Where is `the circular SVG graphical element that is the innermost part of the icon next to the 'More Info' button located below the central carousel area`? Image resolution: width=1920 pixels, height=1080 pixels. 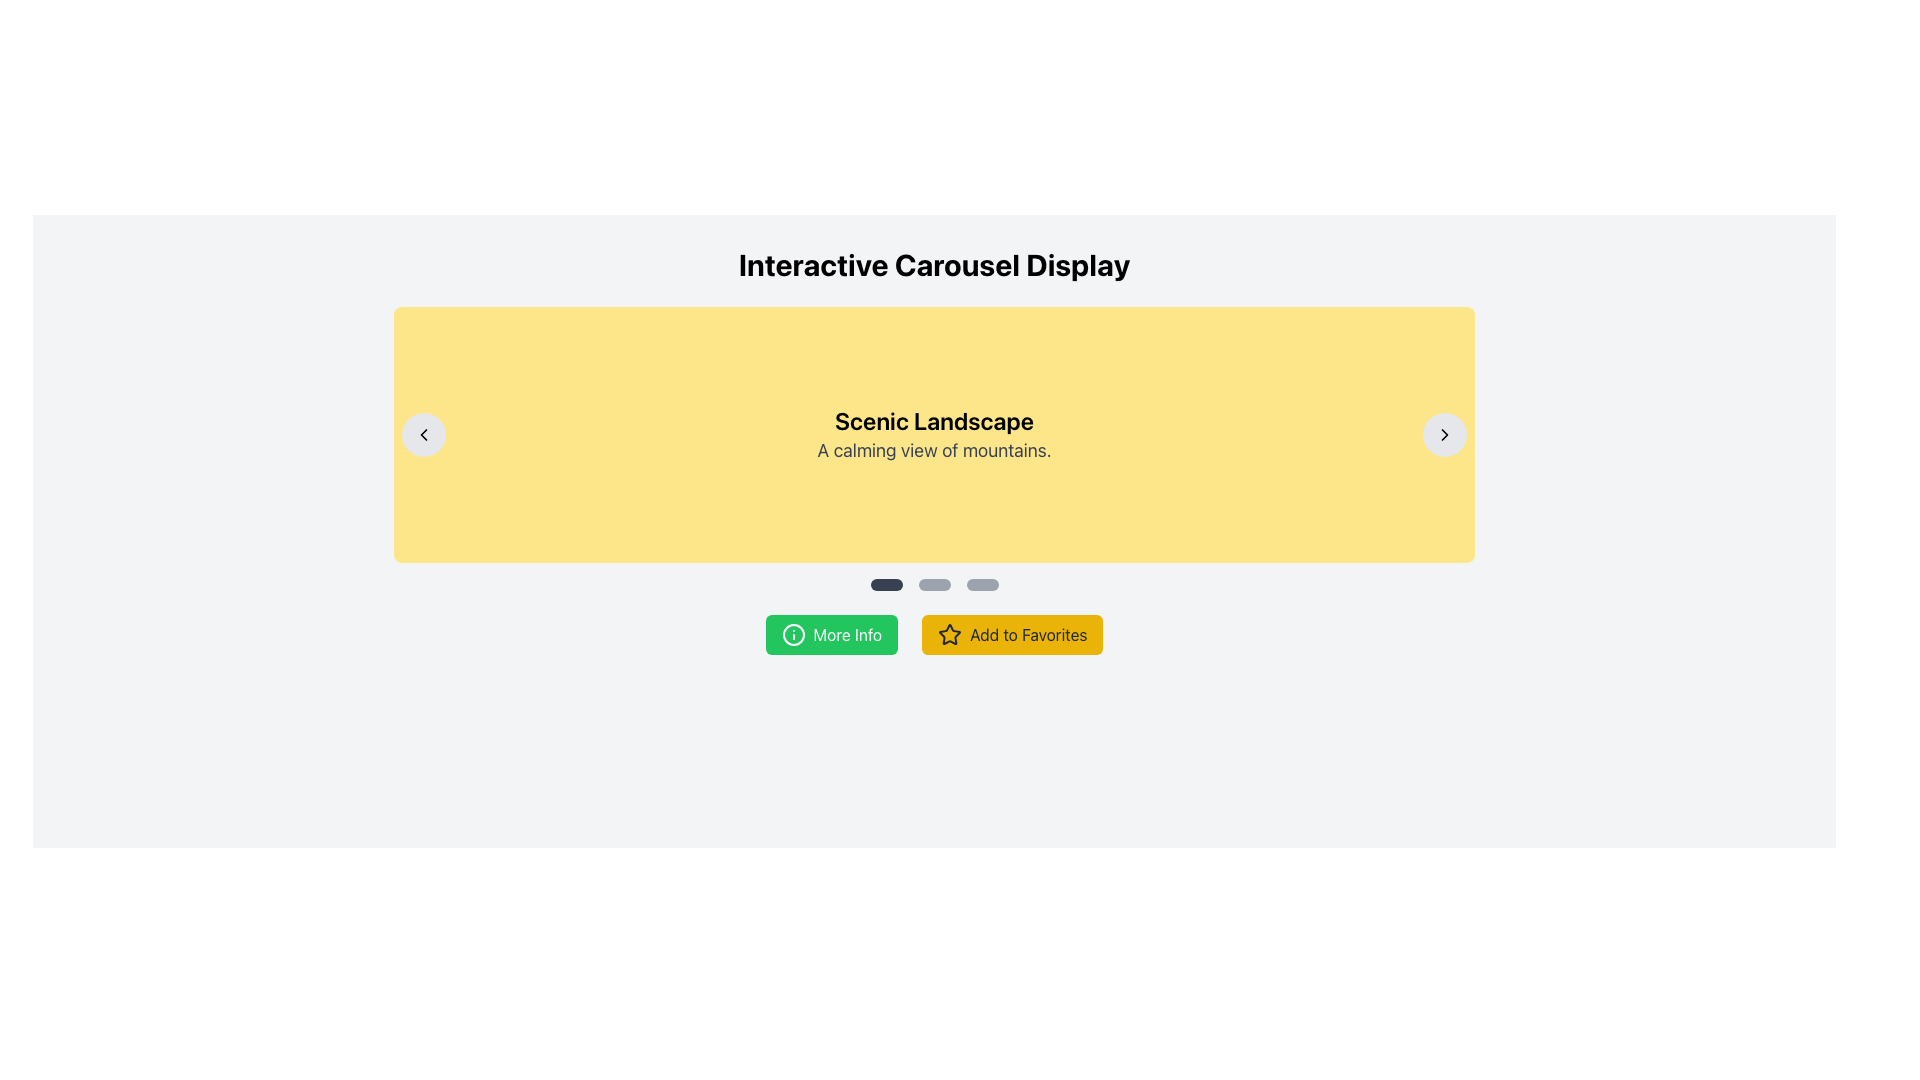 the circular SVG graphical element that is the innermost part of the icon next to the 'More Info' button located below the central carousel area is located at coordinates (792, 635).